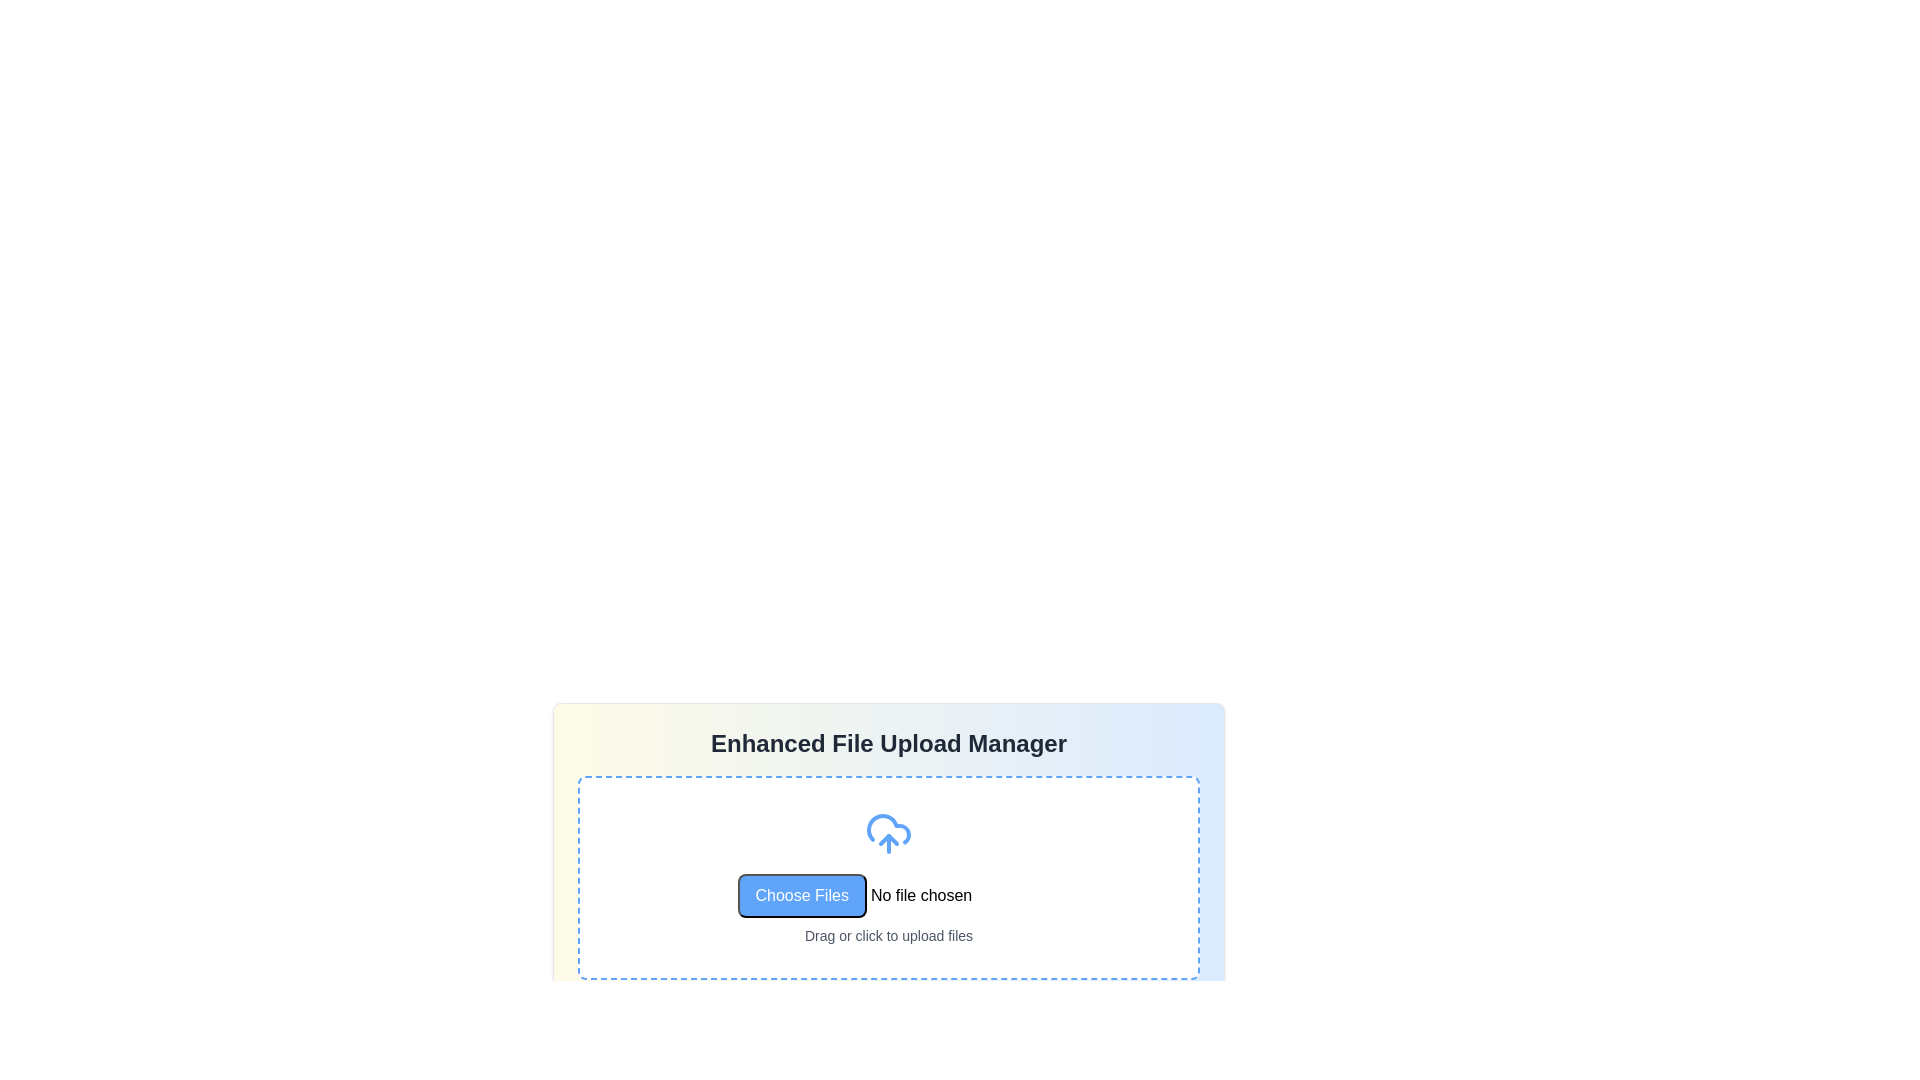 The width and height of the screenshot is (1920, 1080). I want to click on the static text label that reads 'Drag or click to upload files.' located at the bottom center of the file upload interface, so click(887, 936).